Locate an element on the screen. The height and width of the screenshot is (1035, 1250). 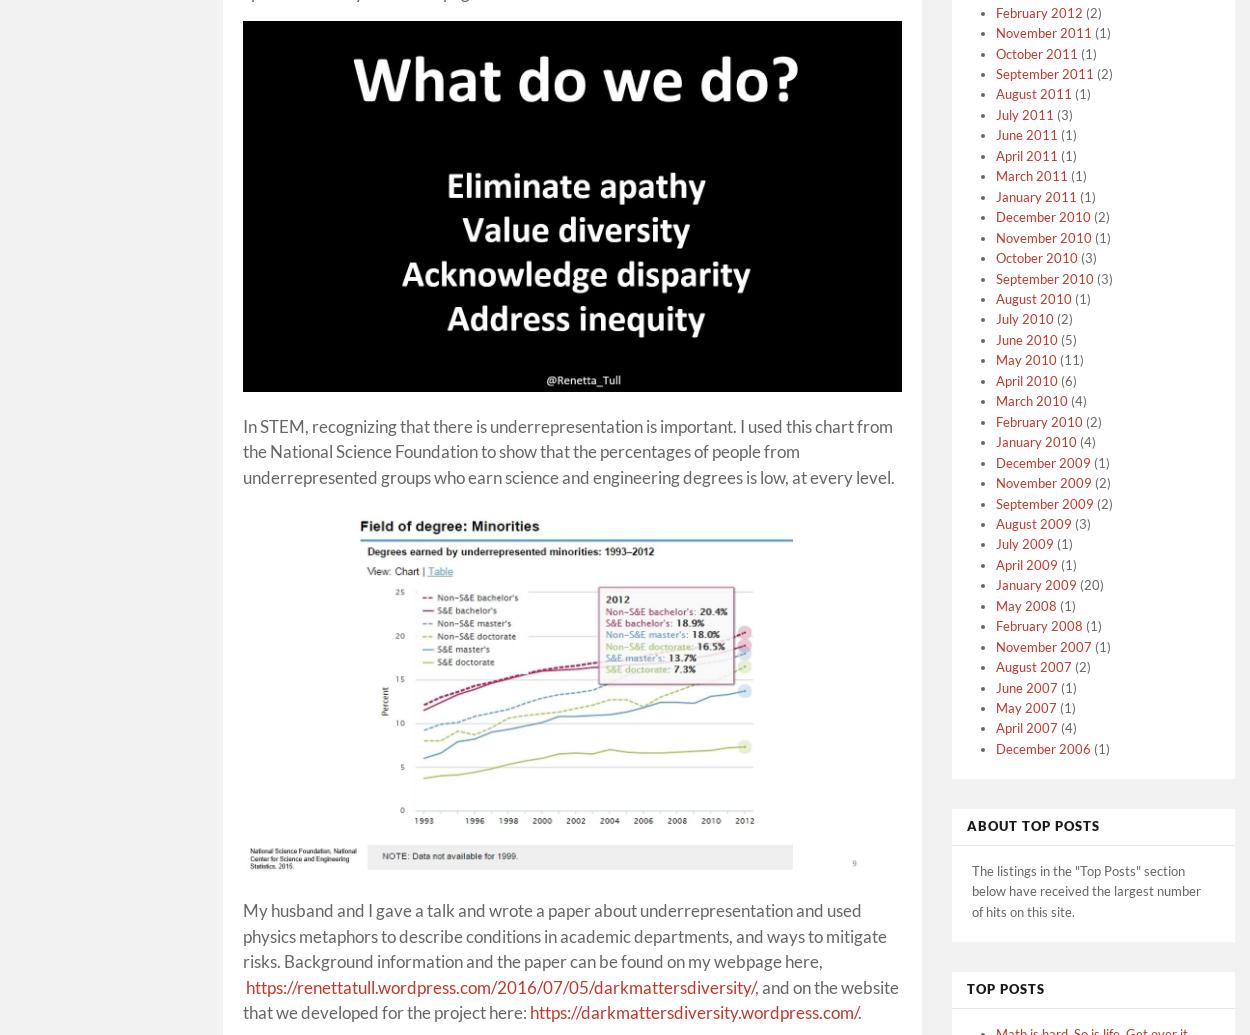
'August 2007' is located at coordinates (1034, 665).